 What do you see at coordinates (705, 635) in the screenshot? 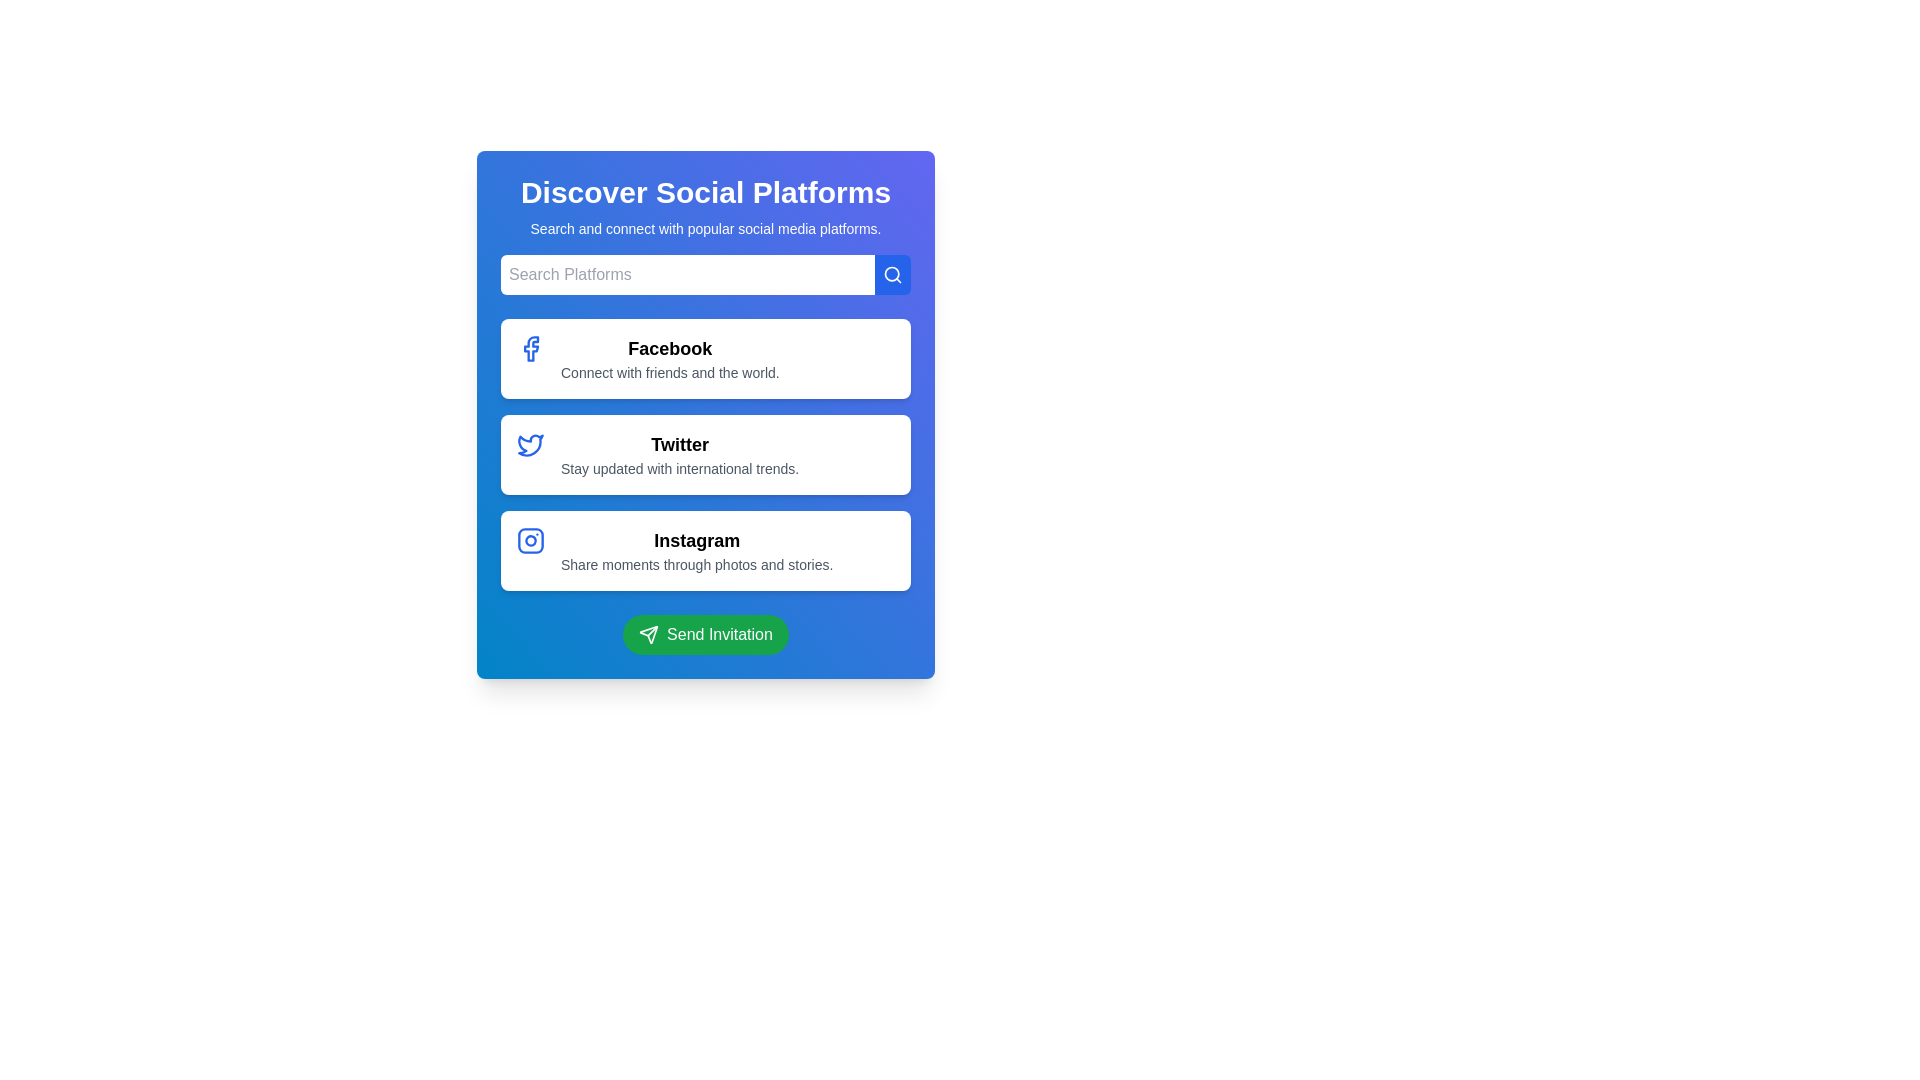
I see `the button located at the bottom of the 'Discover Social Platforms' card` at bounding box center [705, 635].